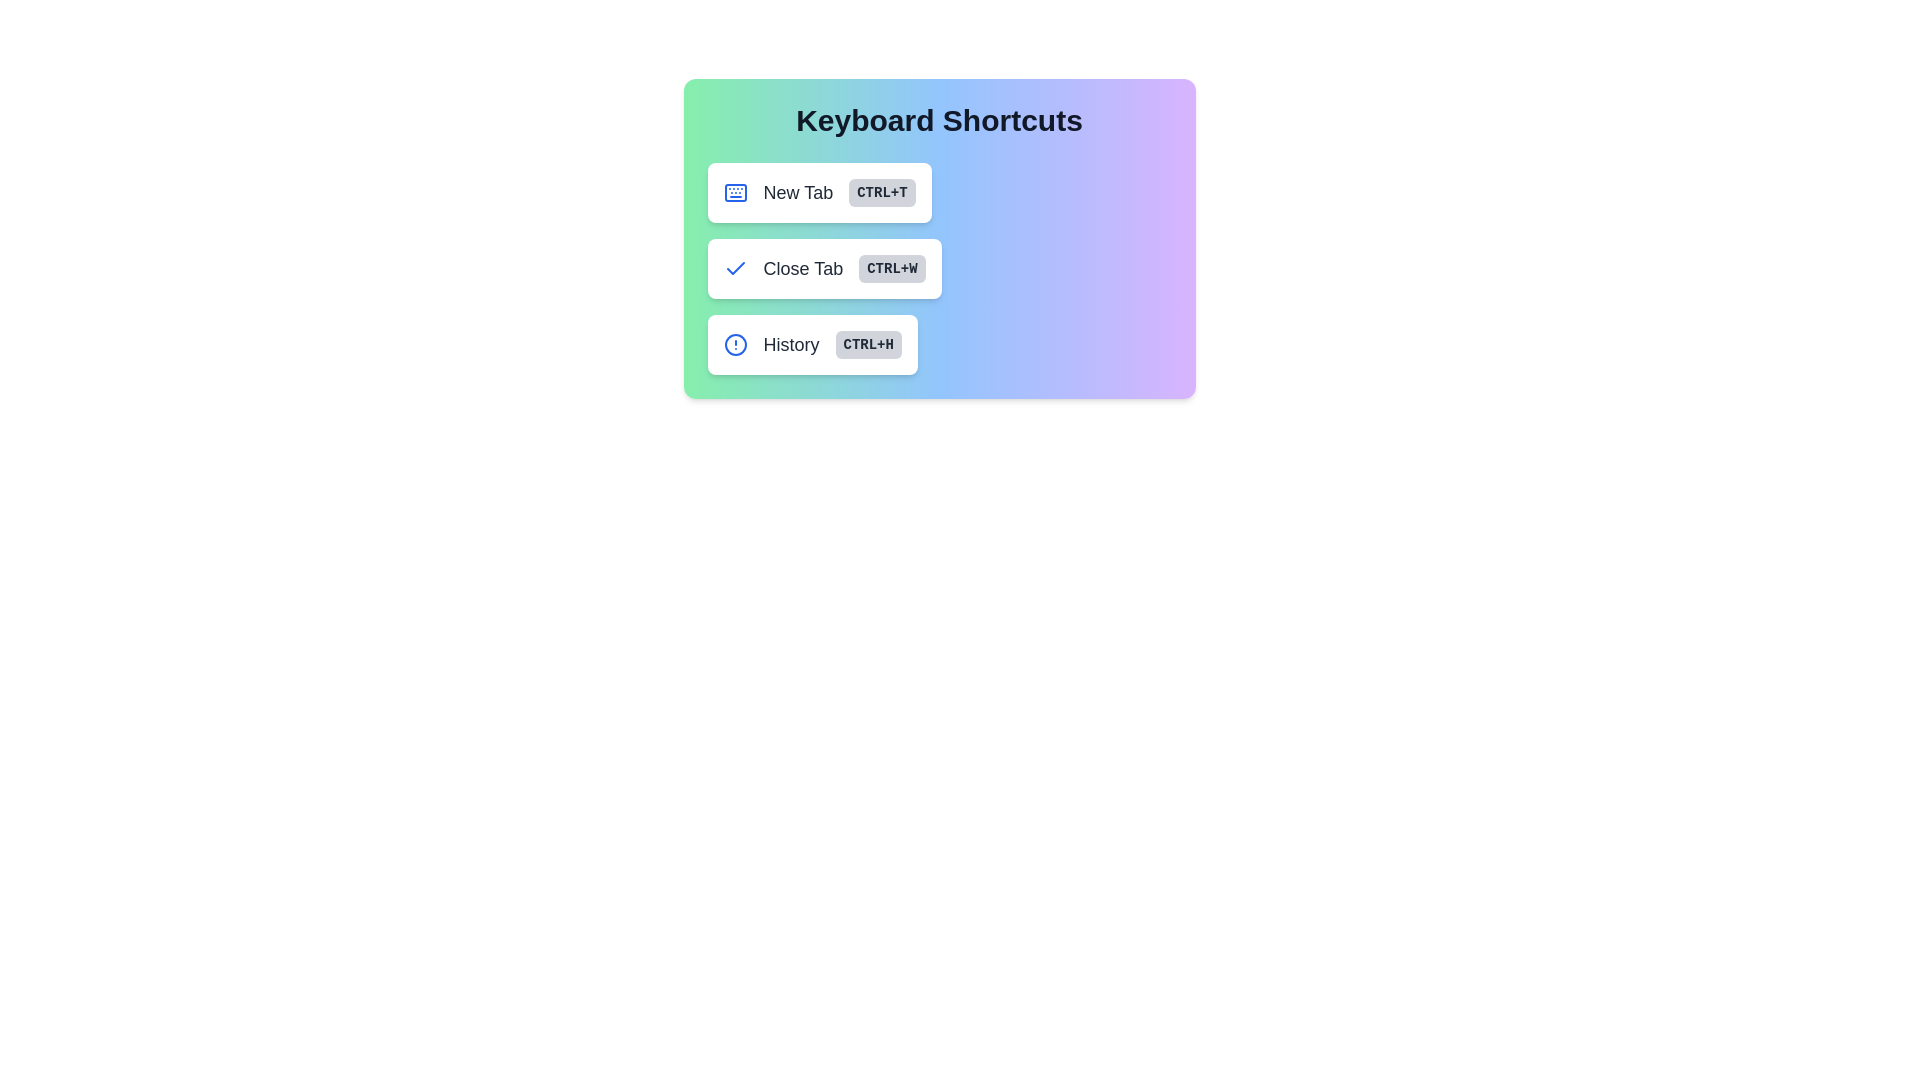 The height and width of the screenshot is (1080, 1920). What do you see at coordinates (819, 192) in the screenshot?
I see `the 'New Tab' button, which has a white background, gray text, a blue icon on the left, and a gray badge with 'Ctrl+T' on the right, located at the top of the keyboard shortcuts list` at bounding box center [819, 192].